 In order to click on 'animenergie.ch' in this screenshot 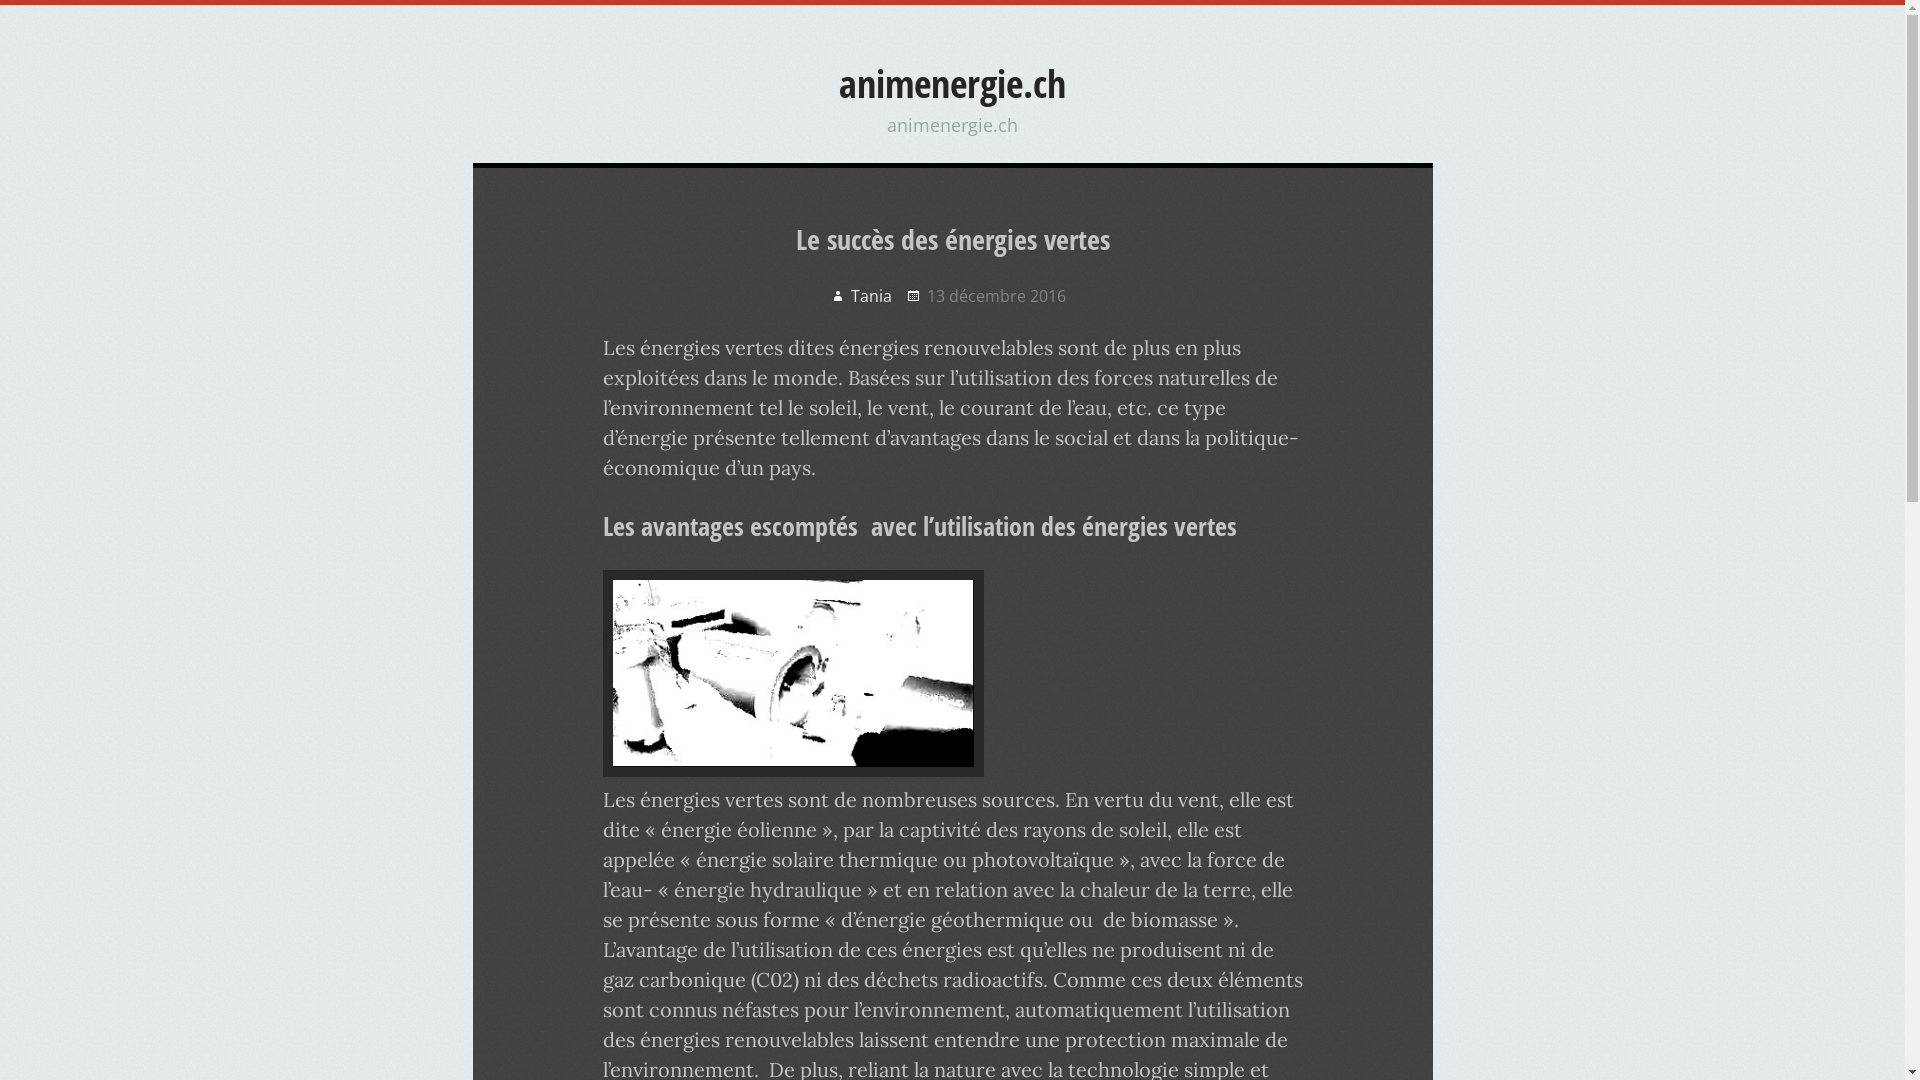, I will do `click(839, 82)`.